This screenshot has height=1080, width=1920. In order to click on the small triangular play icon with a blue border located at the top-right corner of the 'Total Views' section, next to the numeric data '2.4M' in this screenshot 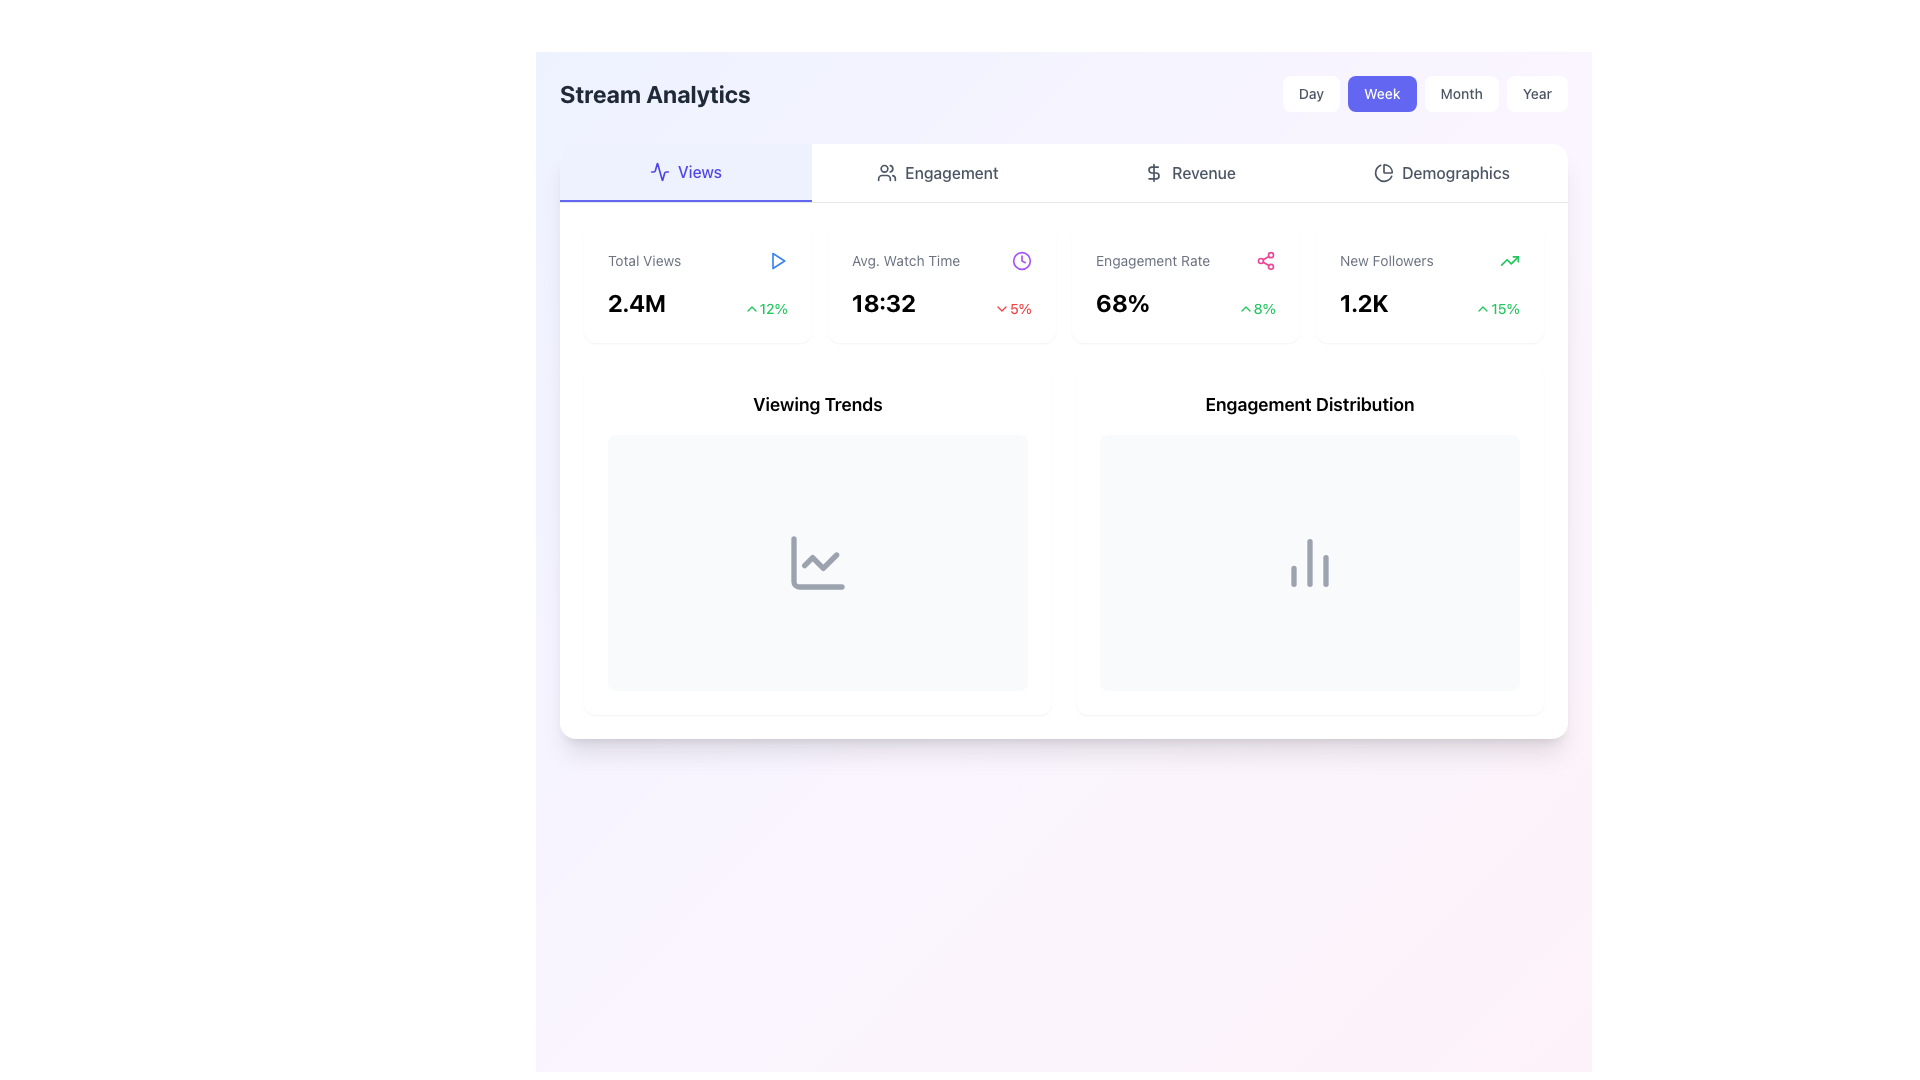, I will do `click(776, 260)`.